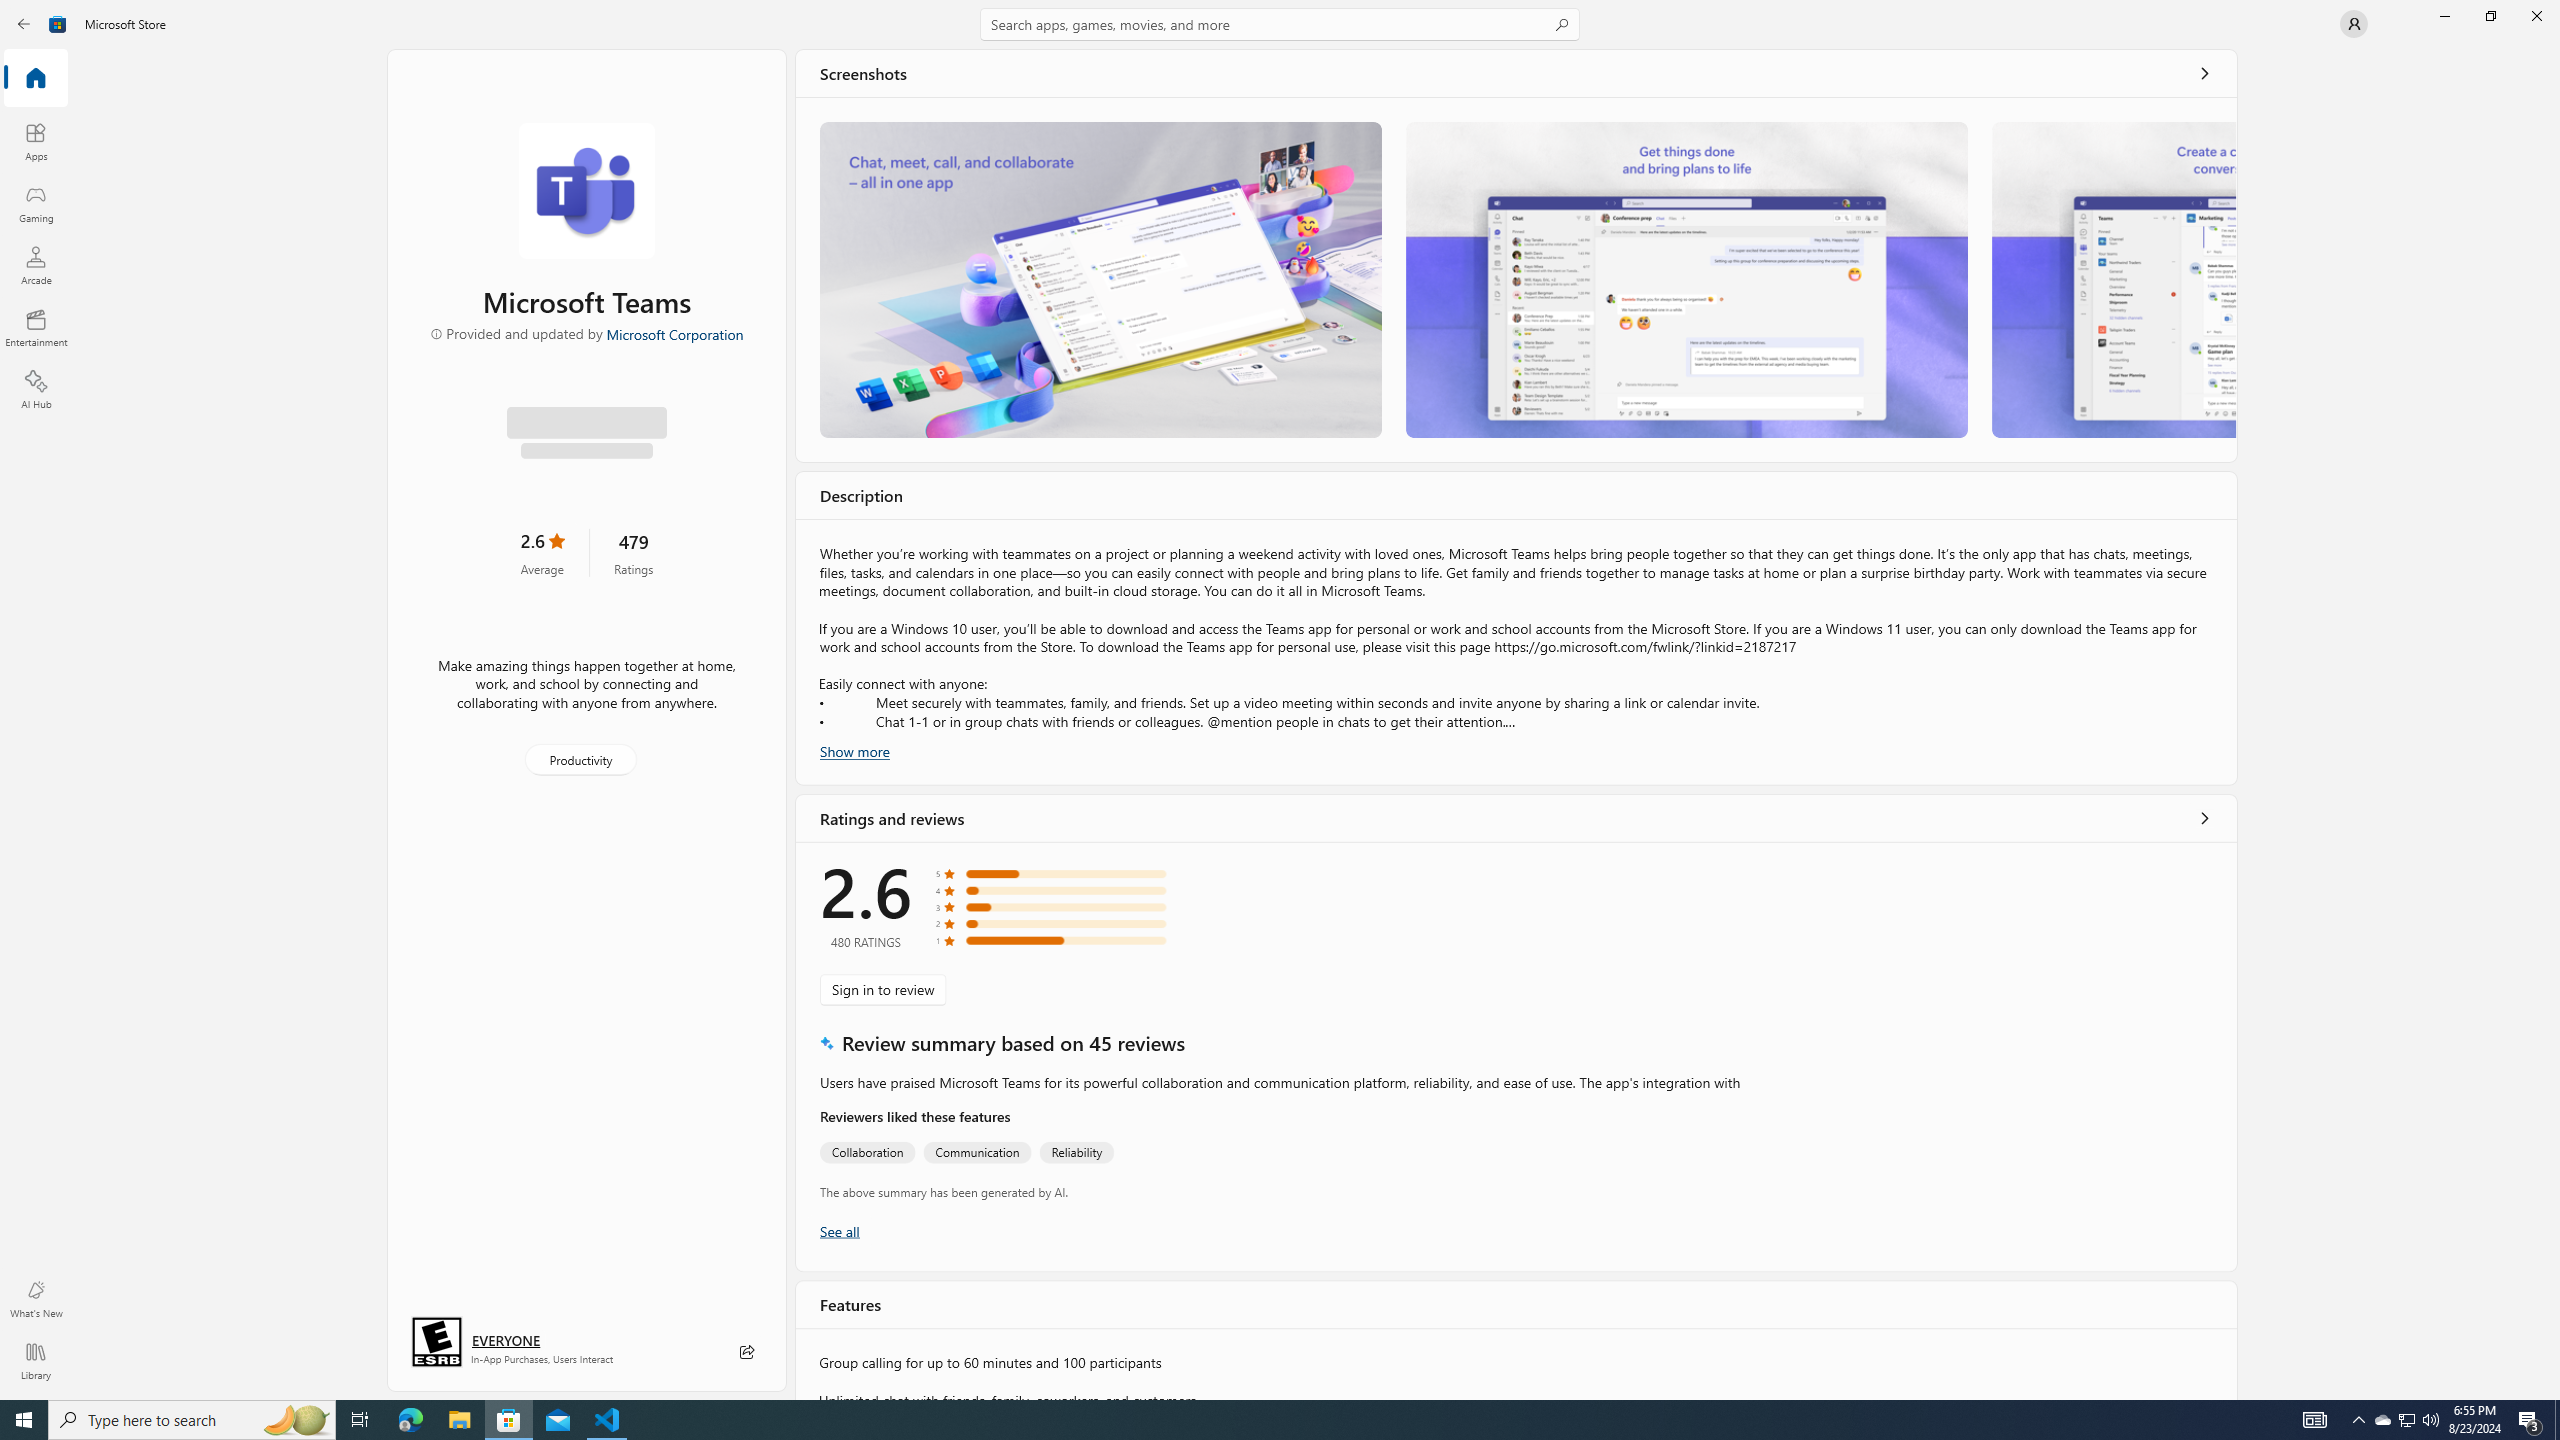  Describe the element at coordinates (2352, 22) in the screenshot. I see `'User profile'` at that location.